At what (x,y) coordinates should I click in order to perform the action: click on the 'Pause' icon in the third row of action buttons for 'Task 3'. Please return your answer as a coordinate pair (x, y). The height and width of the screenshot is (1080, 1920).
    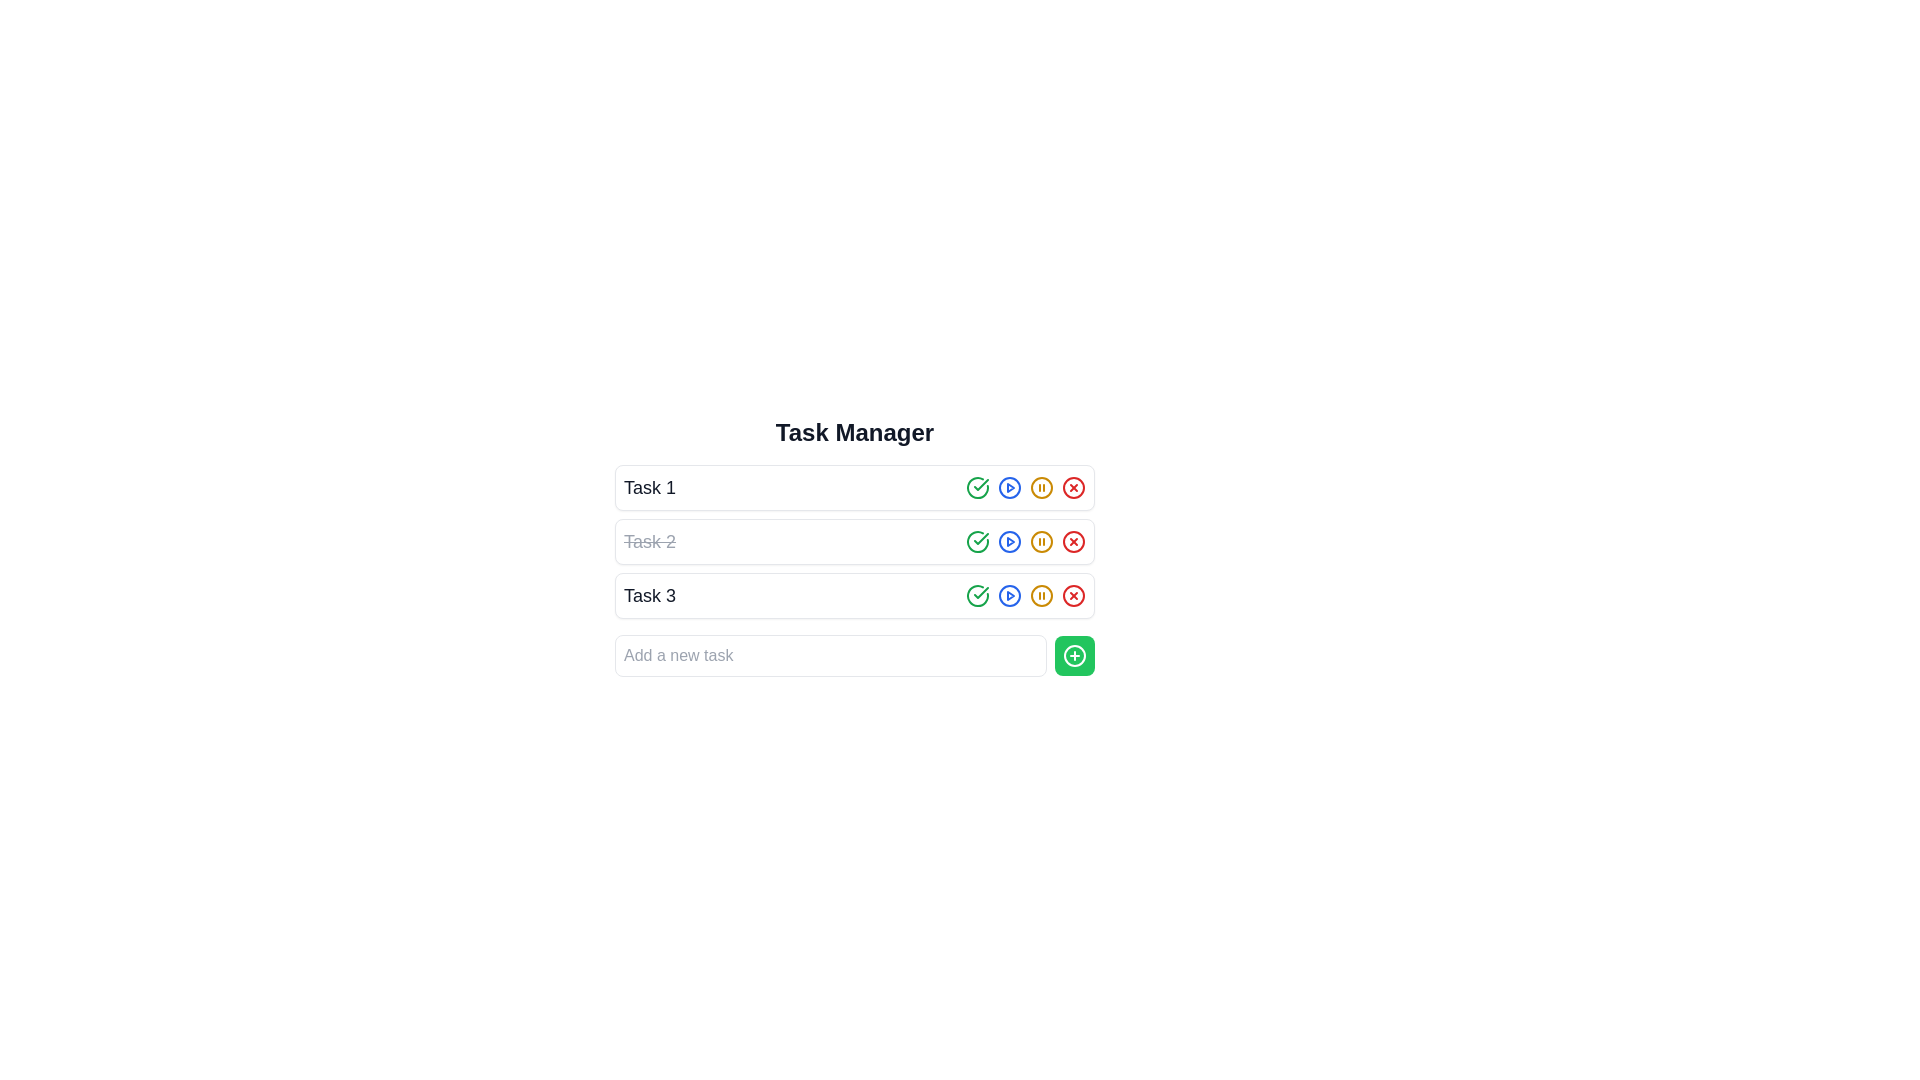
    Looking at the image, I should click on (1040, 542).